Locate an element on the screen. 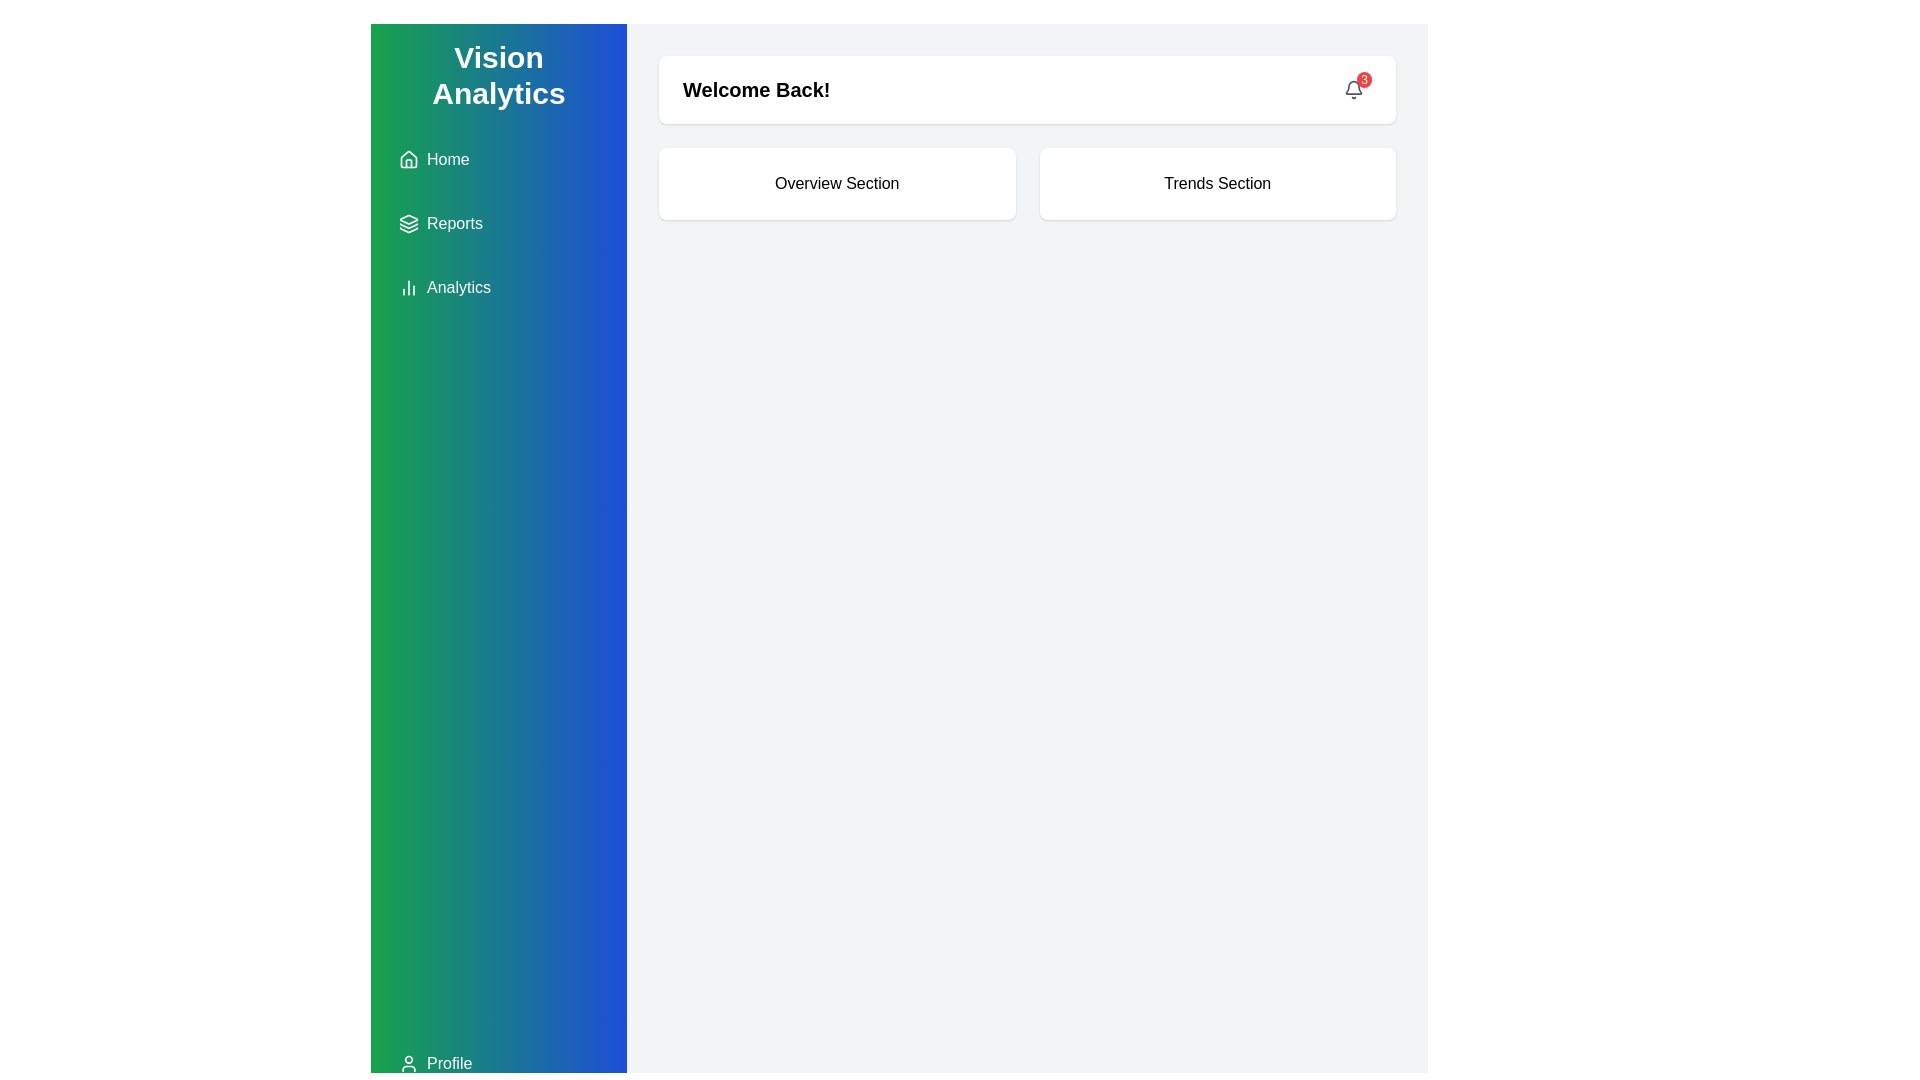 Image resolution: width=1920 pixels, height=1080 pixels. the minimalist house icon located on the left-hand green and blue vertical sidebar, which is the first icon from the top, next to the label 'Home' is located at coordinates (407, 157).